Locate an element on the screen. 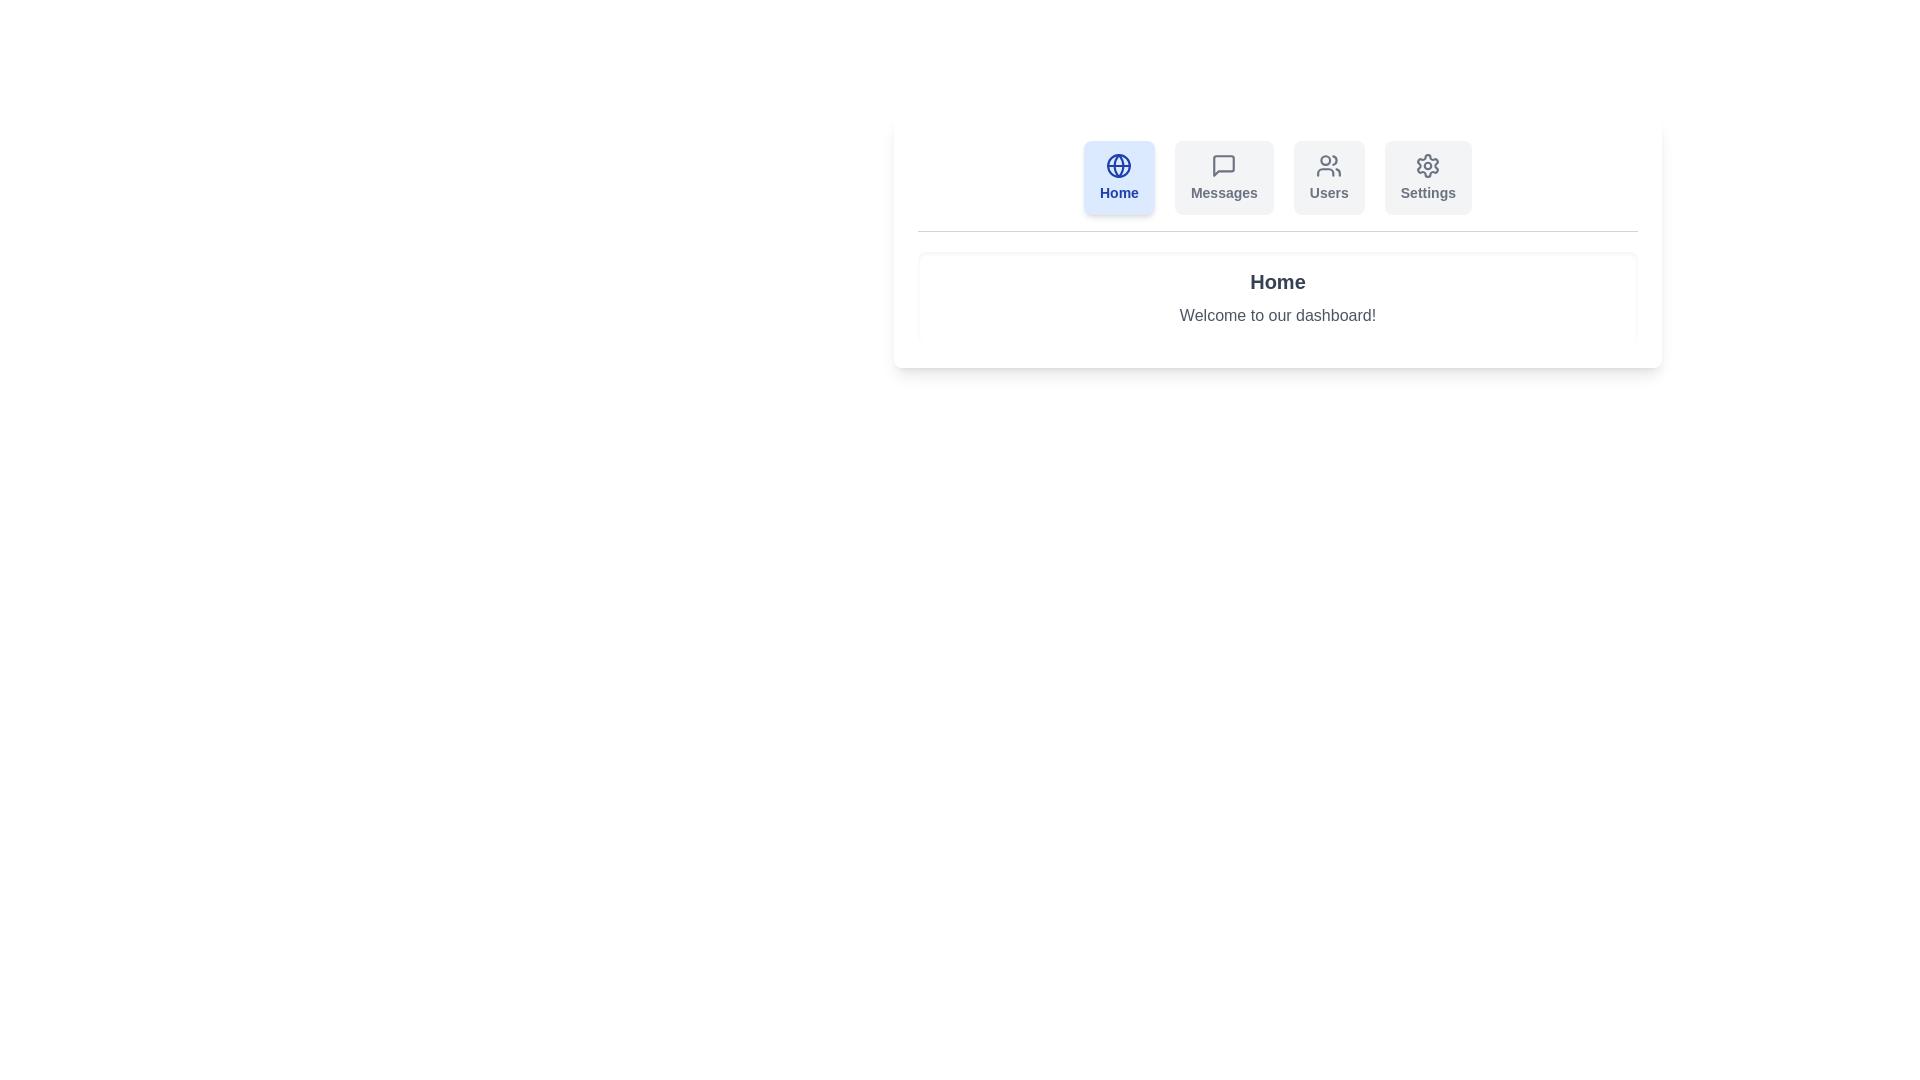 Image resolution: width=1920 pixels, height=1080 pixels. the Settings tab to switch to its content is located at coordinates (1427, 176).